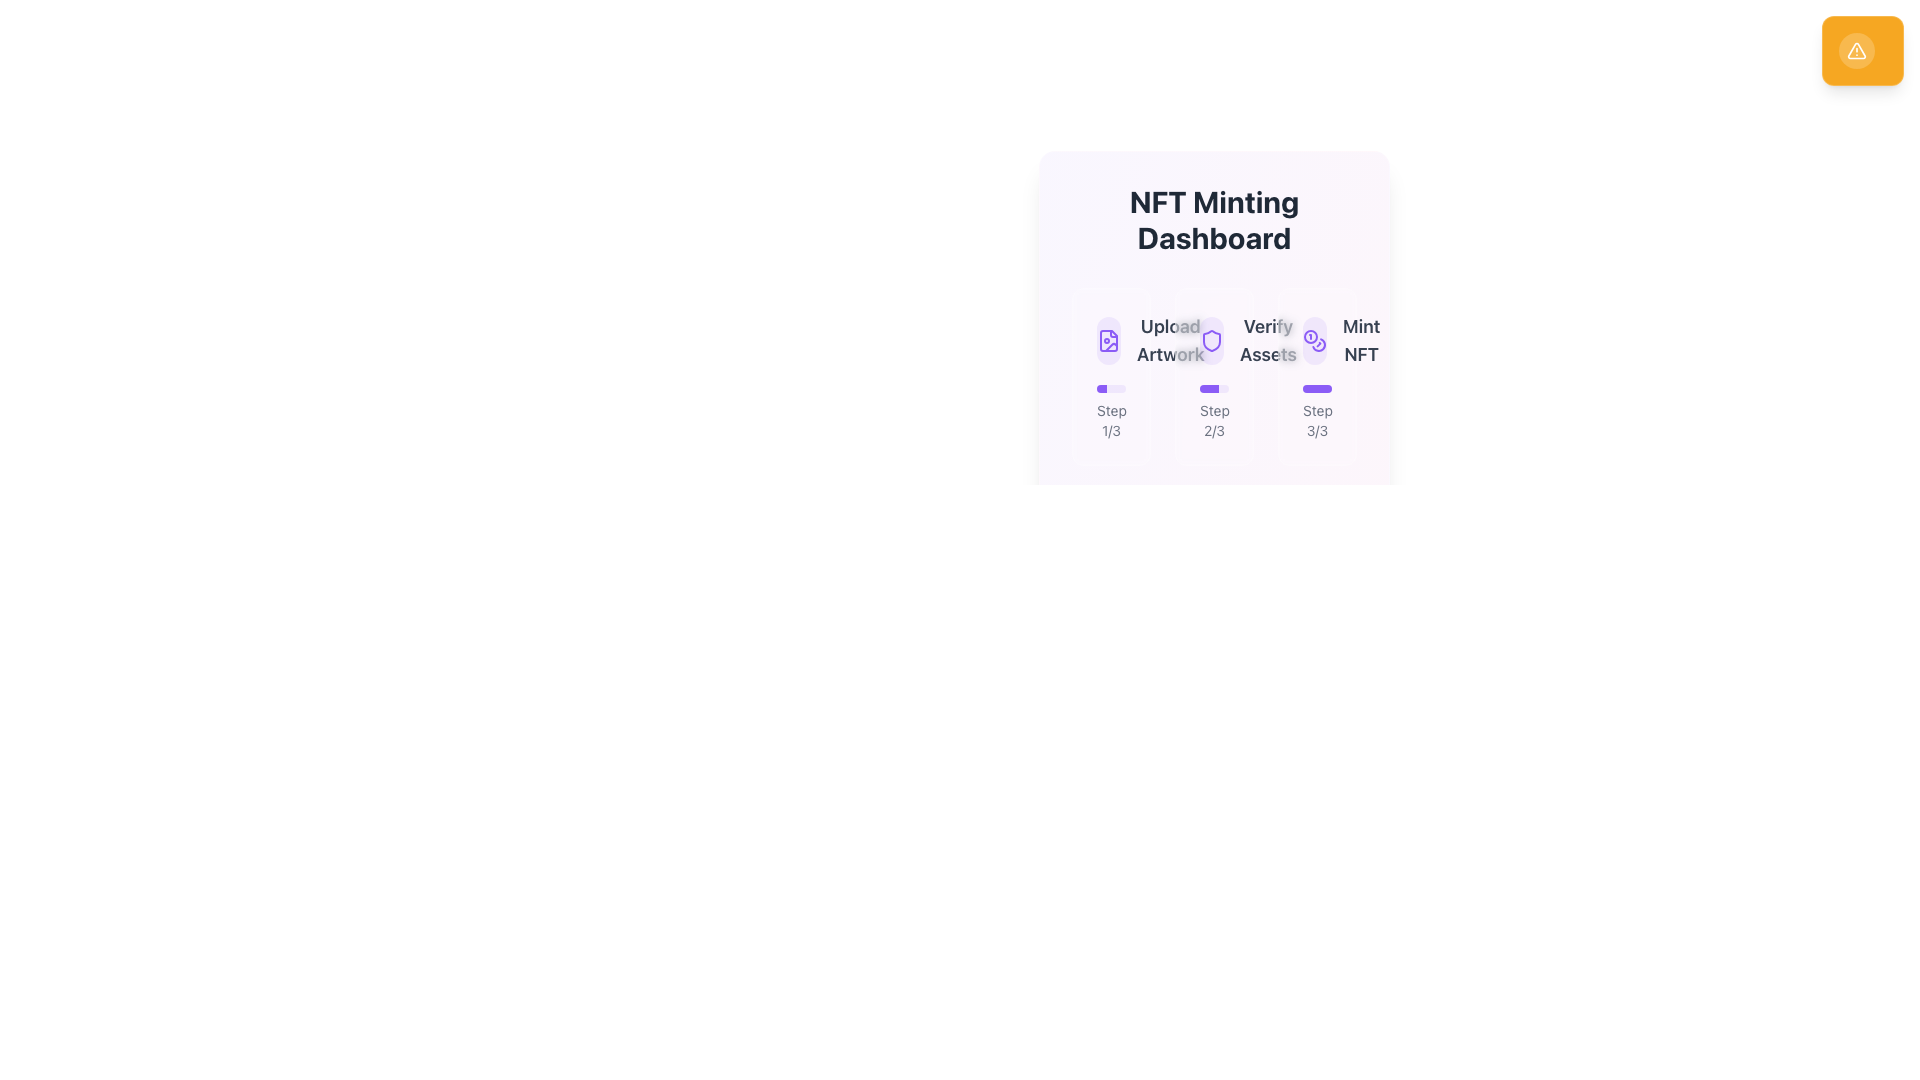  I want to click on the Text Label that indicates the current step (2 out of 3) in the sequential navigation process, positioned centrally within the 'Verify Assets' section, so click(1213, 419).